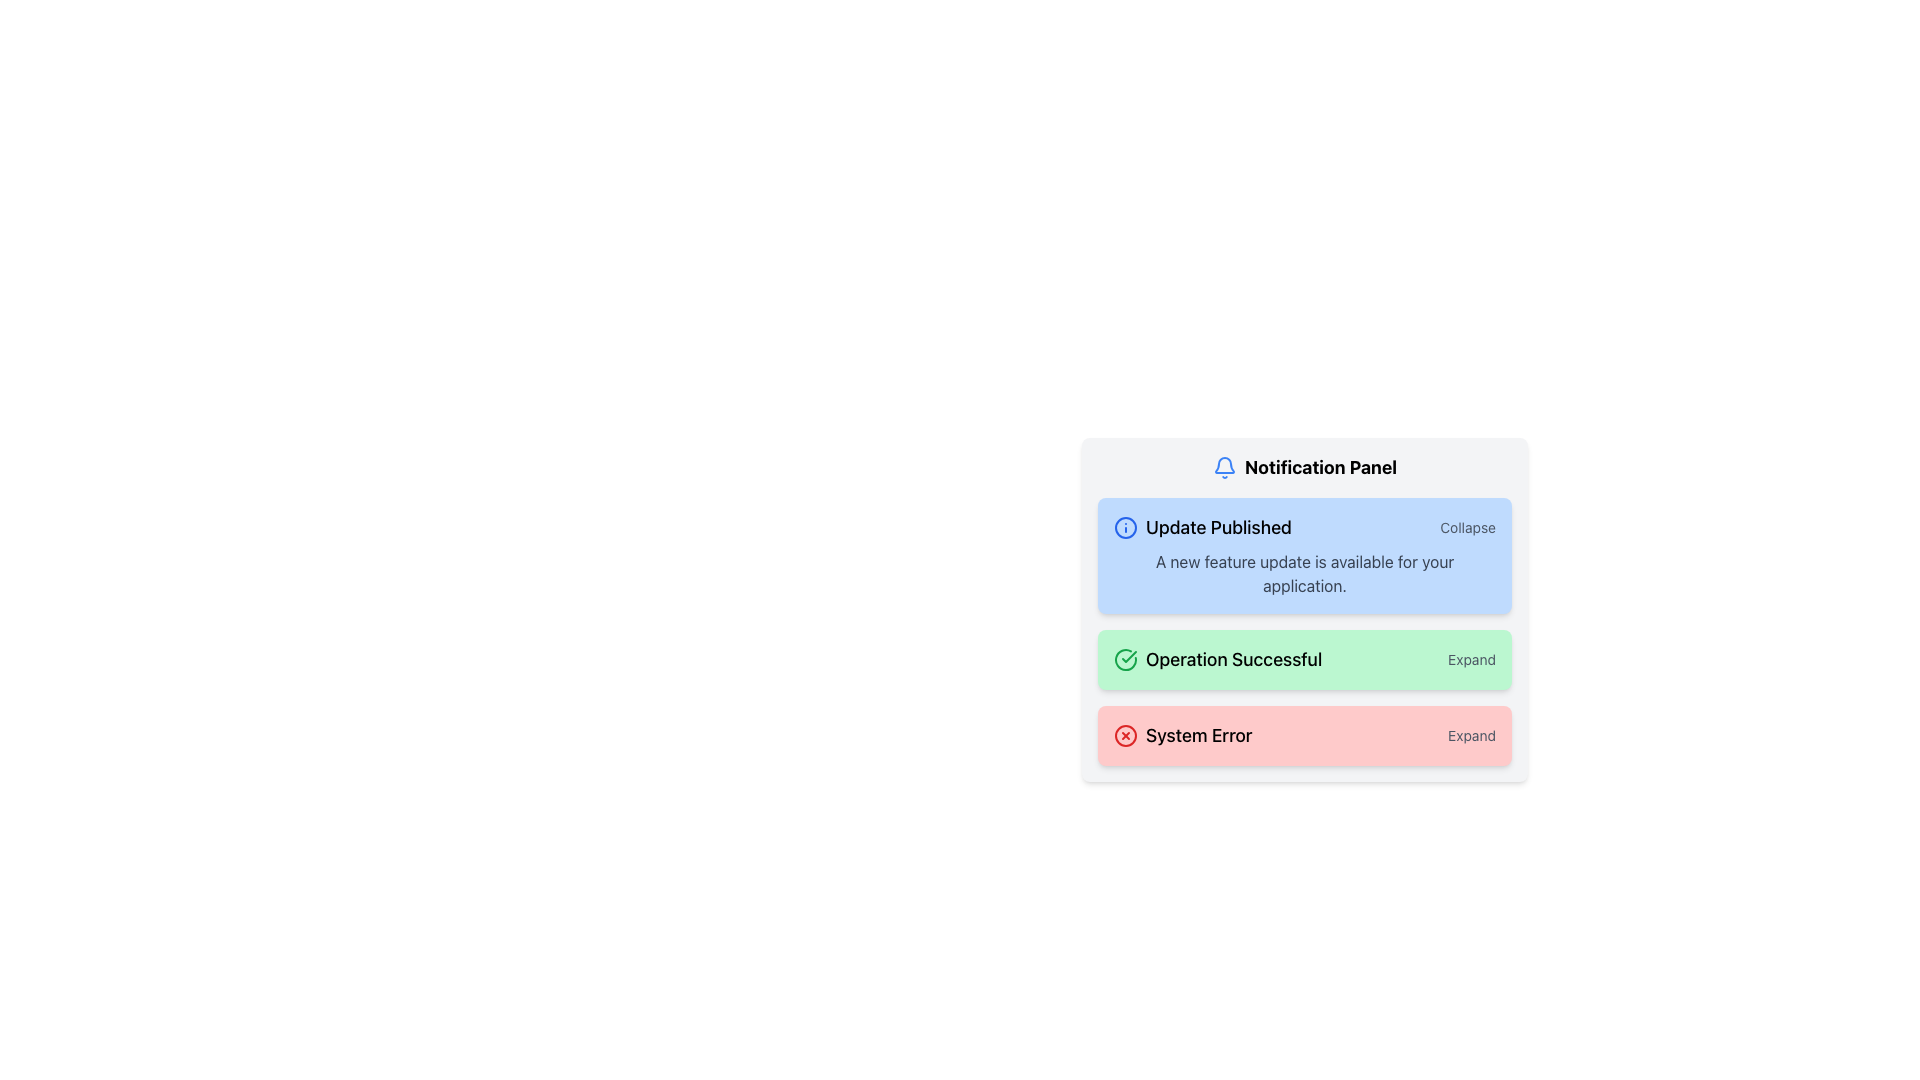  What do you see at coordinates (1199, 736) in the screenshot?
I see `the 'System Error' text label that indicates a critical system state within the Notification Panel` at bounding box center [1199, 736].